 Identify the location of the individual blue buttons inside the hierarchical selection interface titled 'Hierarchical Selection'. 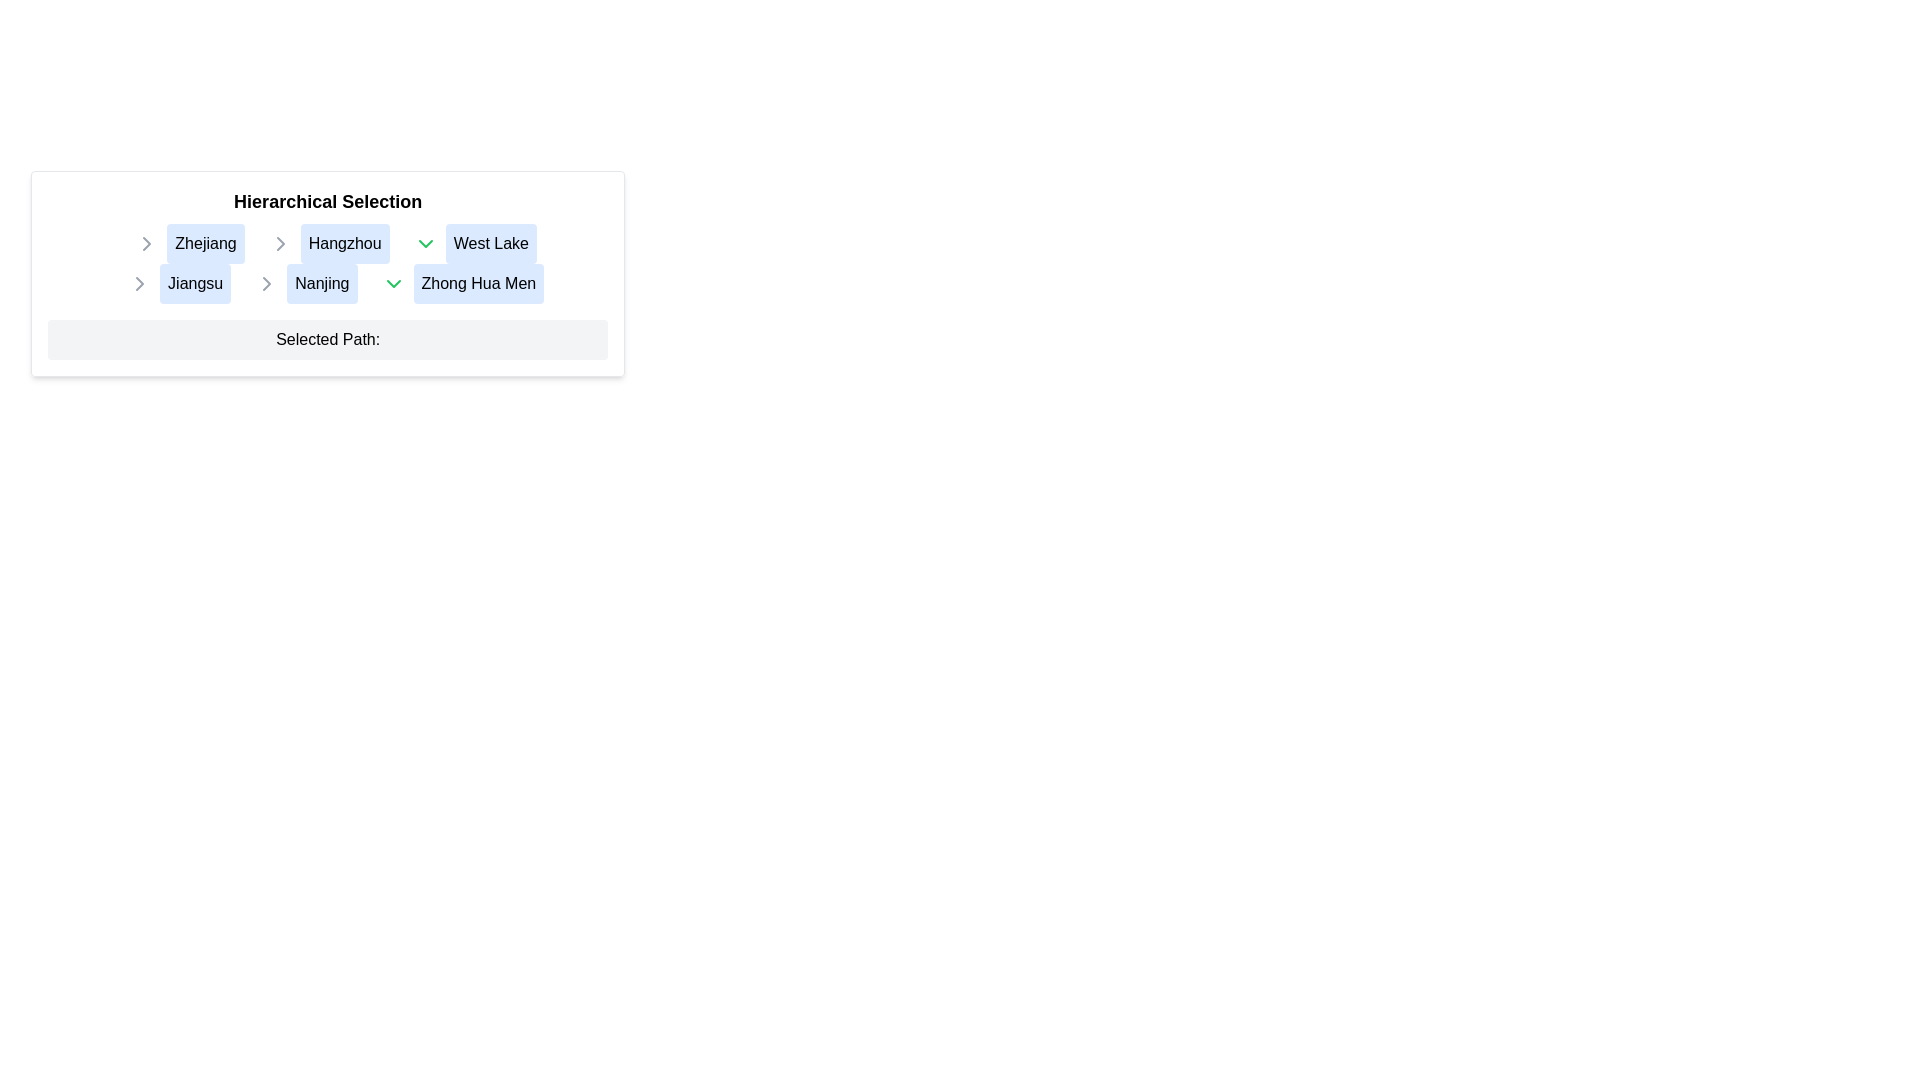
(328, 273).